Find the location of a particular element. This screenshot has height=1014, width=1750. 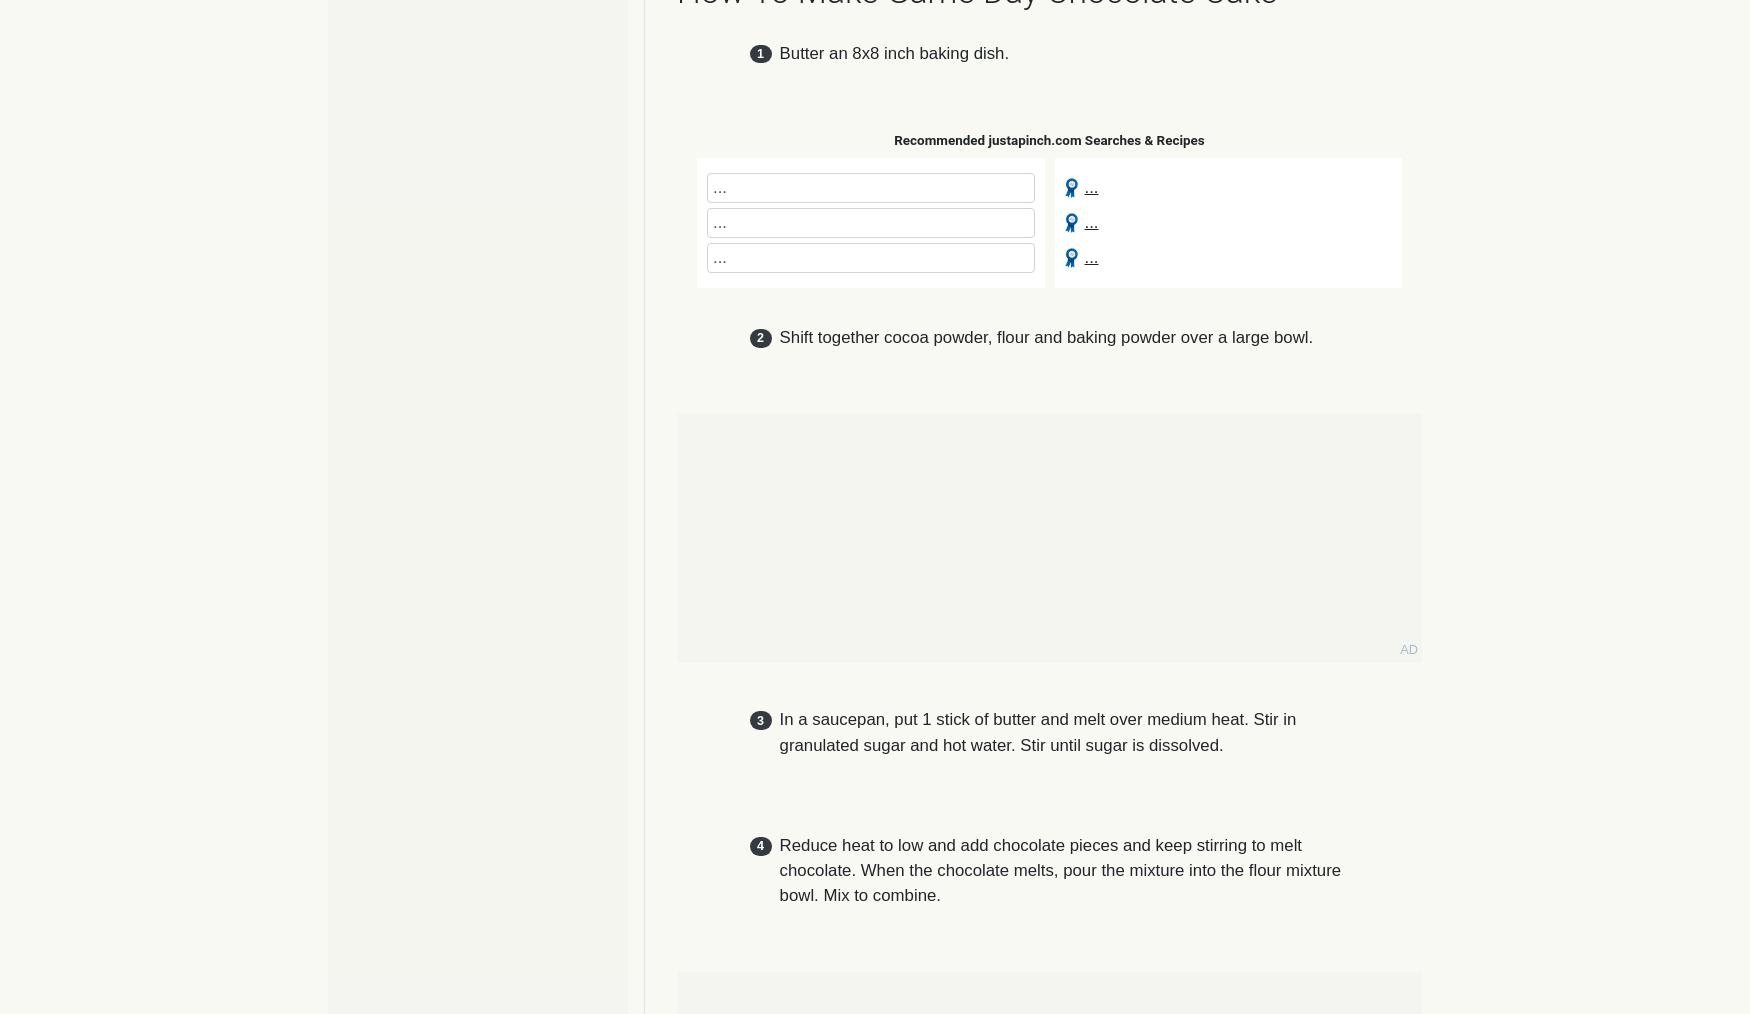

'& Recipes' is located at coordinates (1142, 139).